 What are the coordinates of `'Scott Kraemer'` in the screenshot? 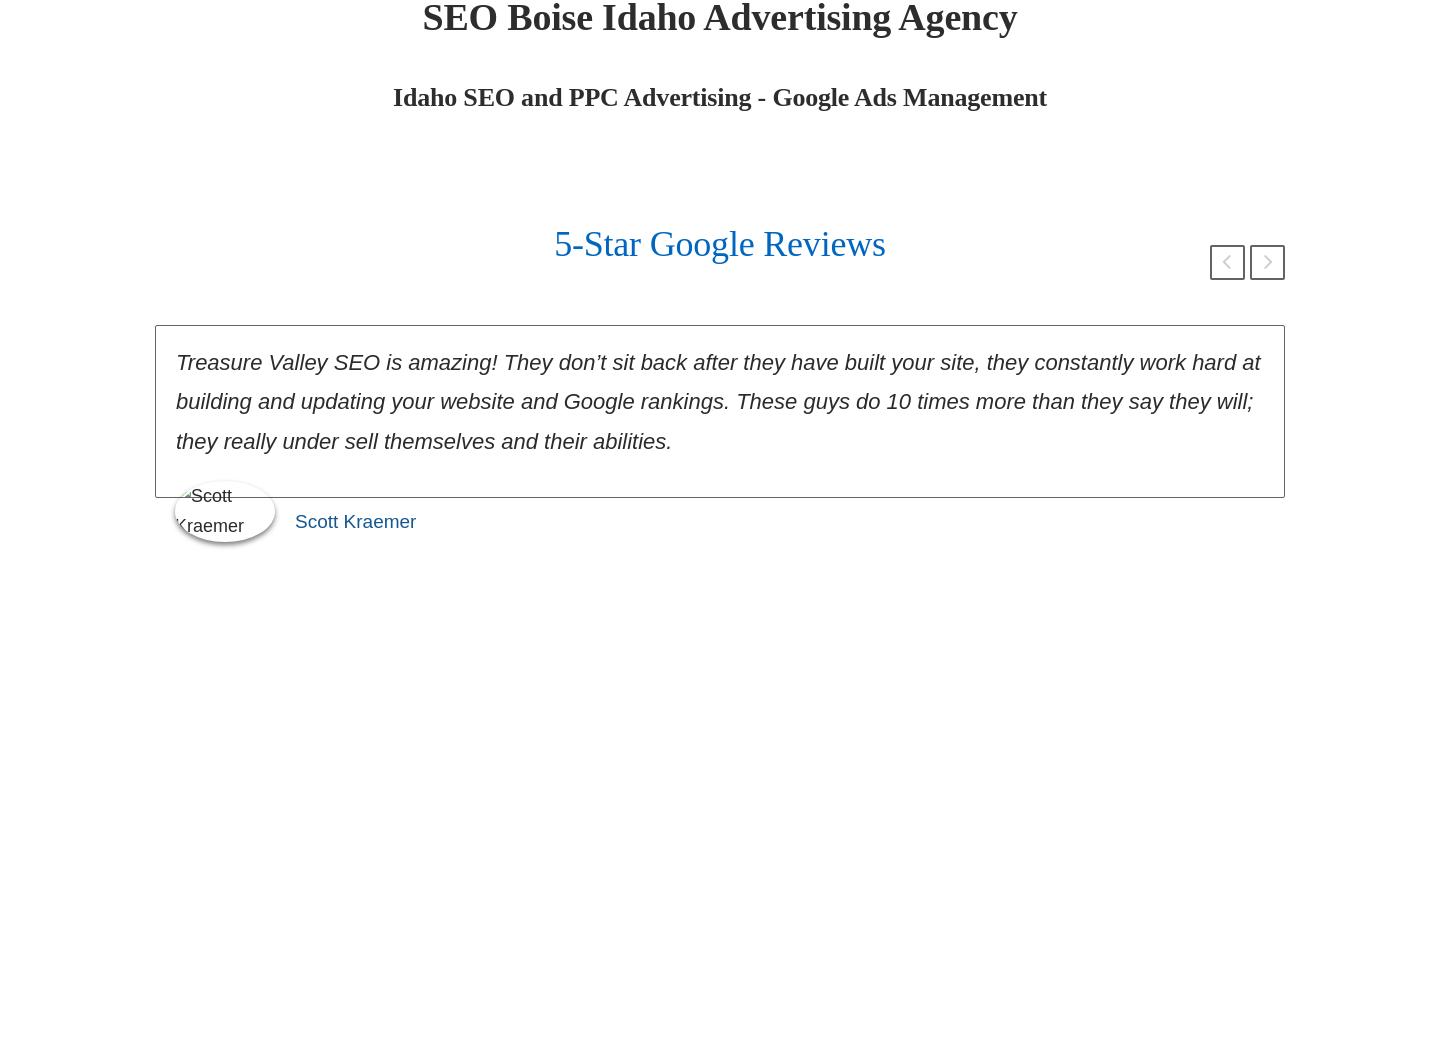 It's located at (355, 520).